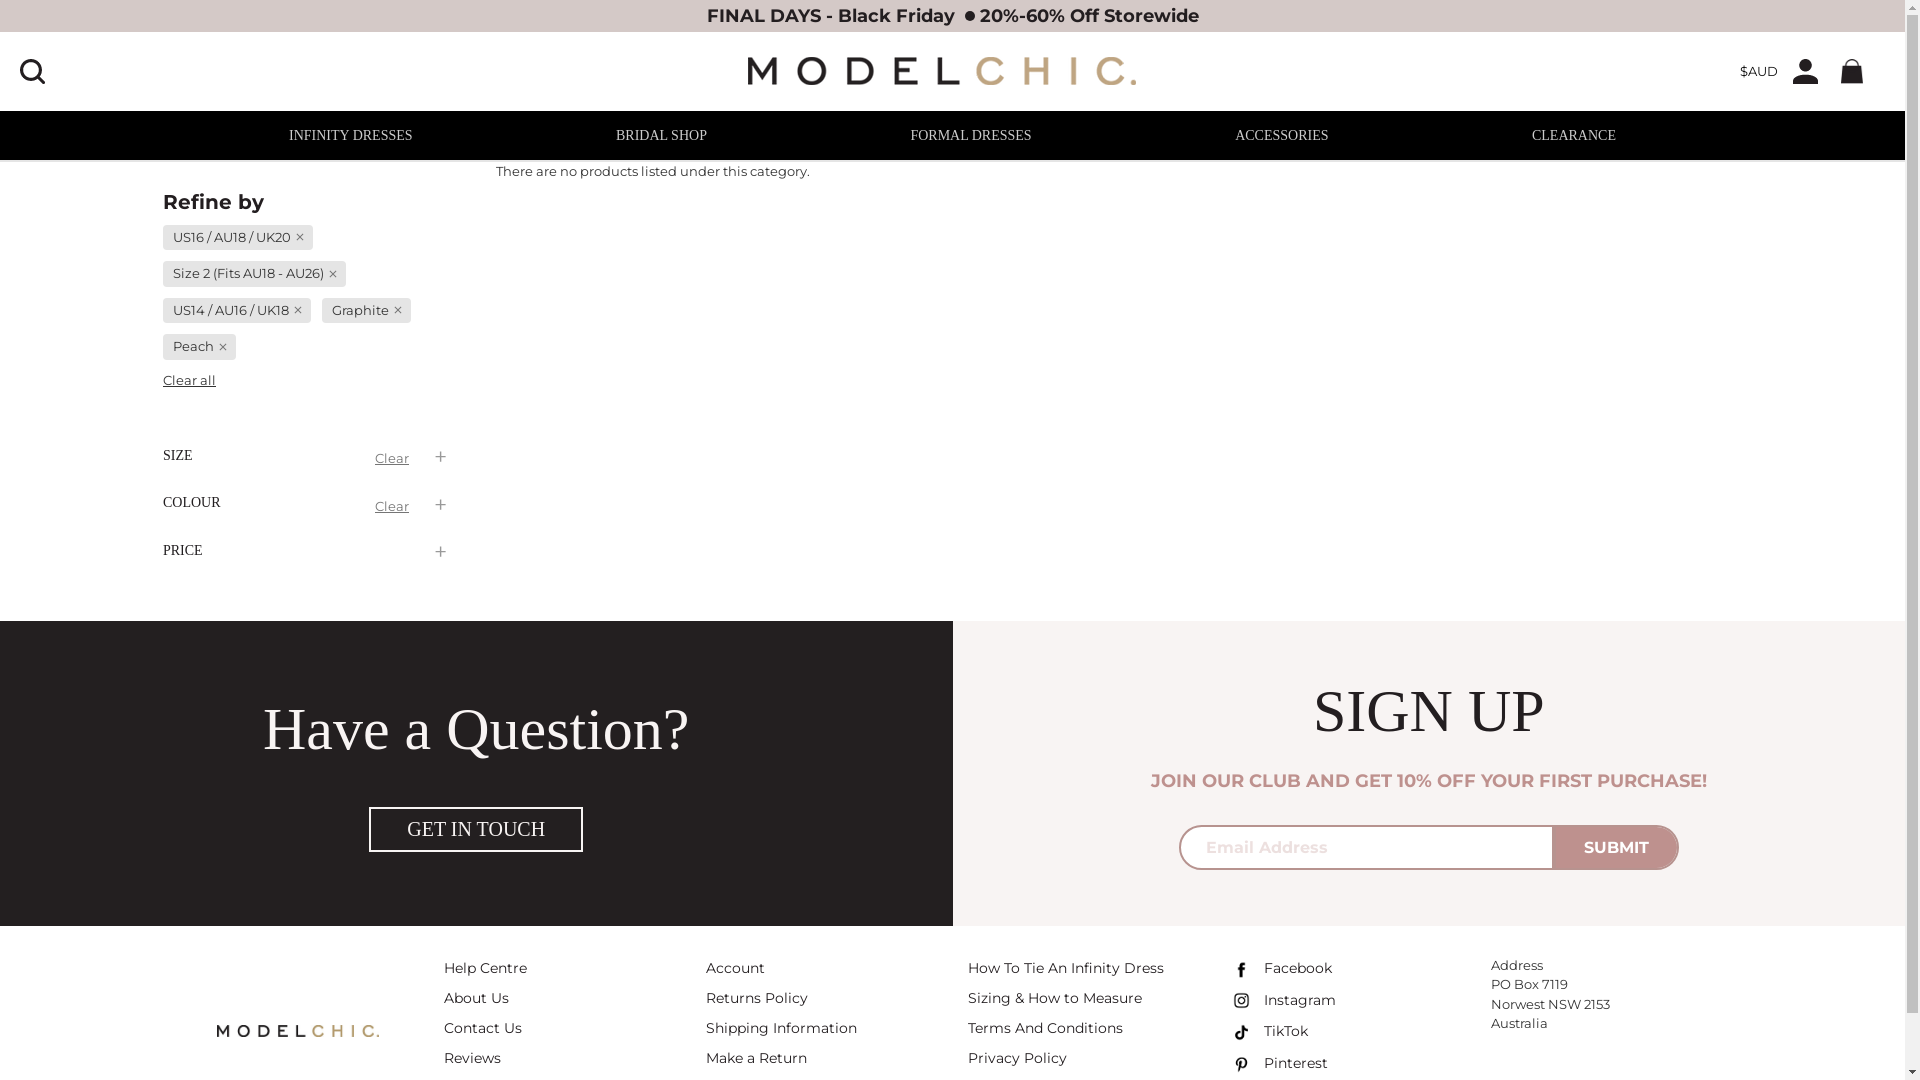 This screenshot has width=1920, height=1080. I want to click on 'Privacy Policy', so click(1017, 1059).